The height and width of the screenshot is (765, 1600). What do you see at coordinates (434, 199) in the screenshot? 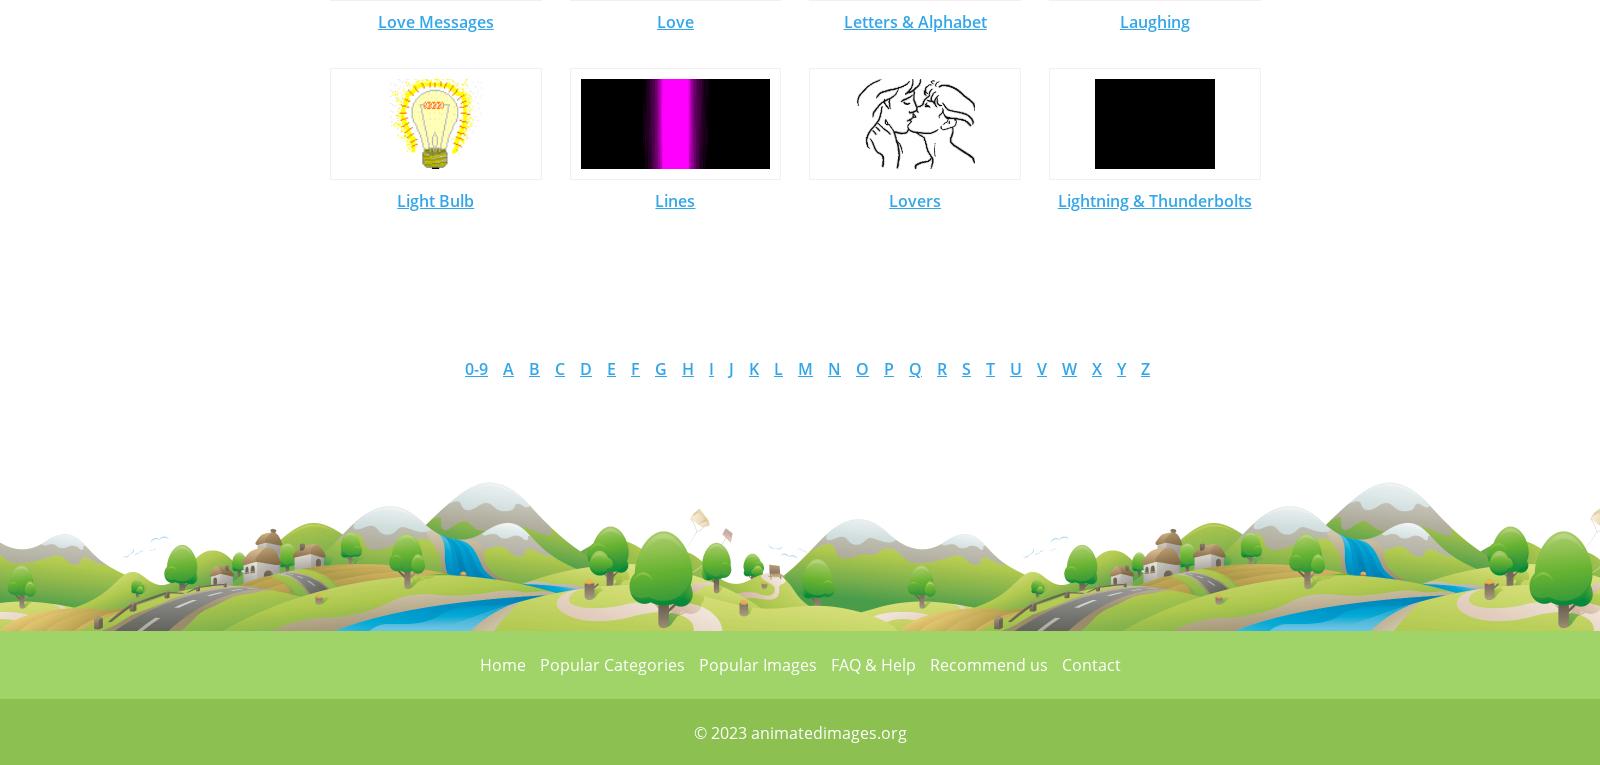
I see `'Light Bulb'` at bounding box center [434, 199].